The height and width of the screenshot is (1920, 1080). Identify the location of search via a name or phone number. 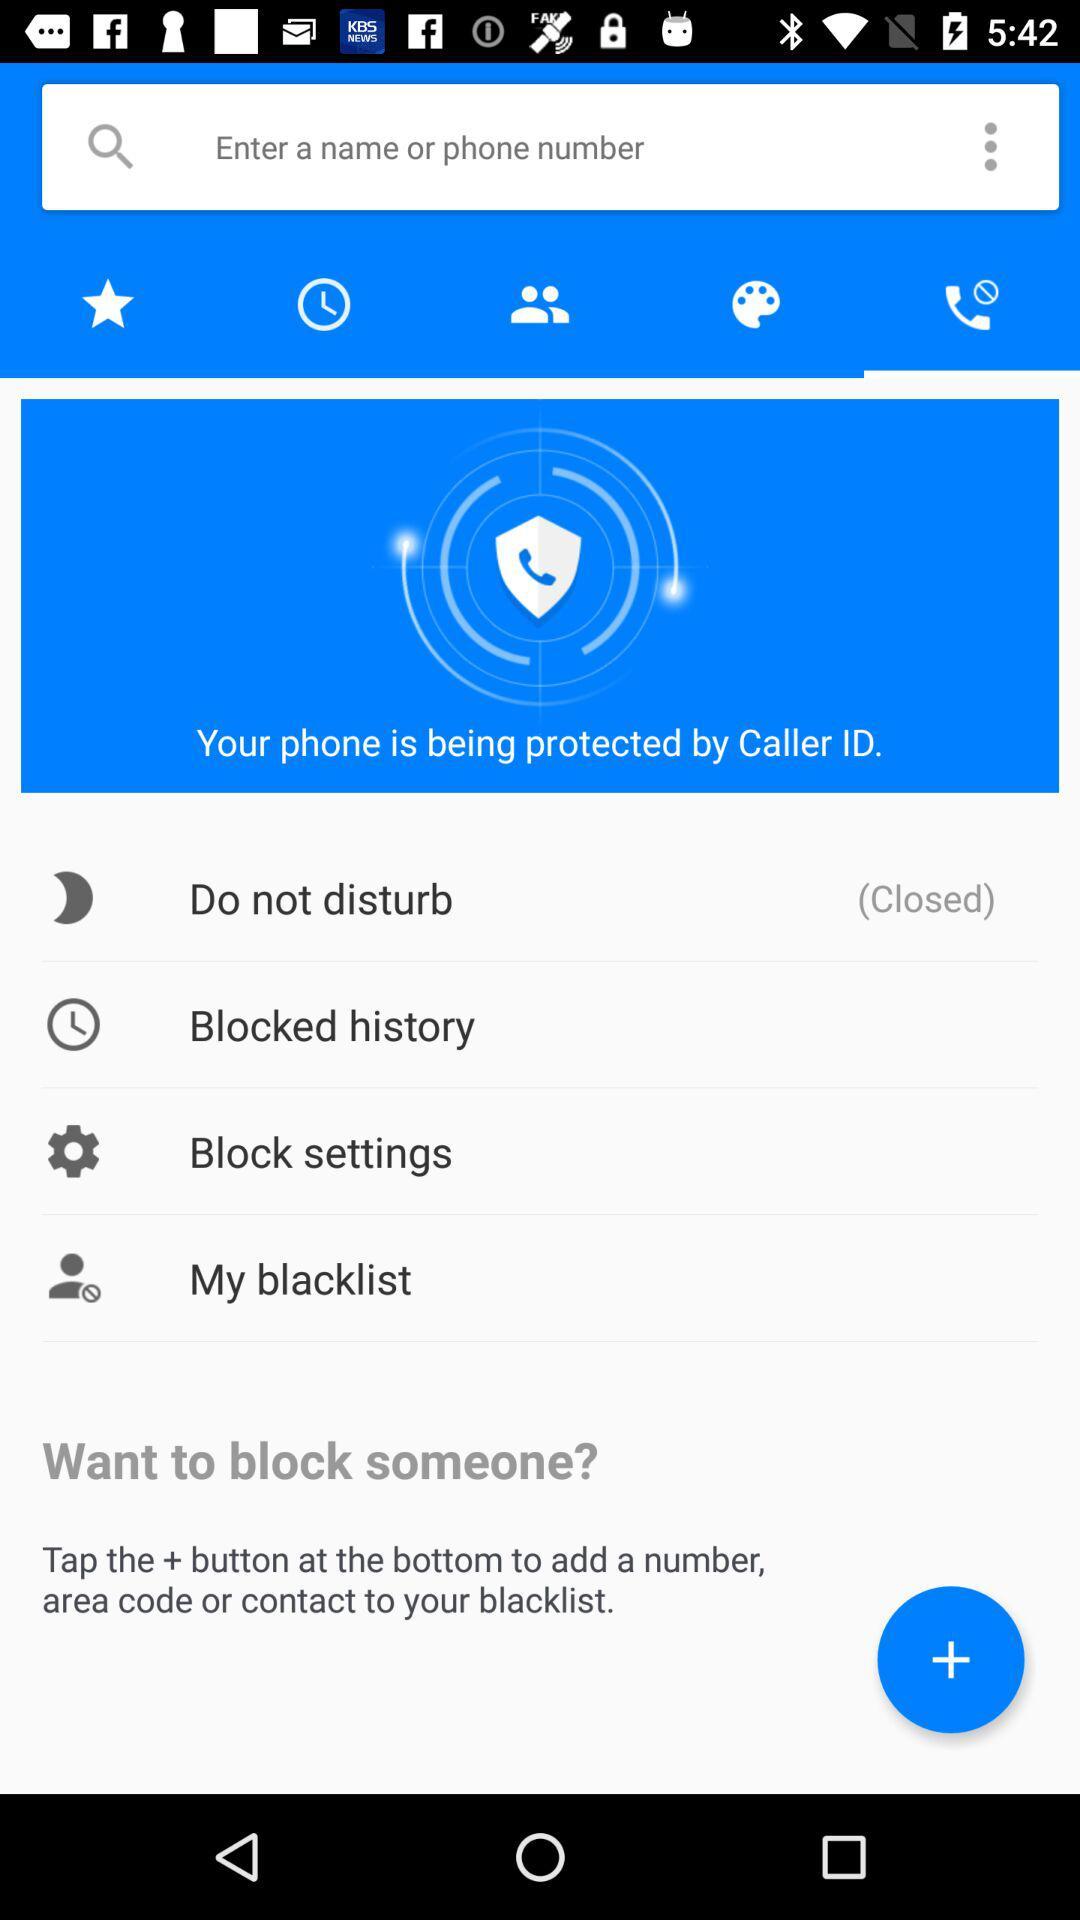
(579, 145).